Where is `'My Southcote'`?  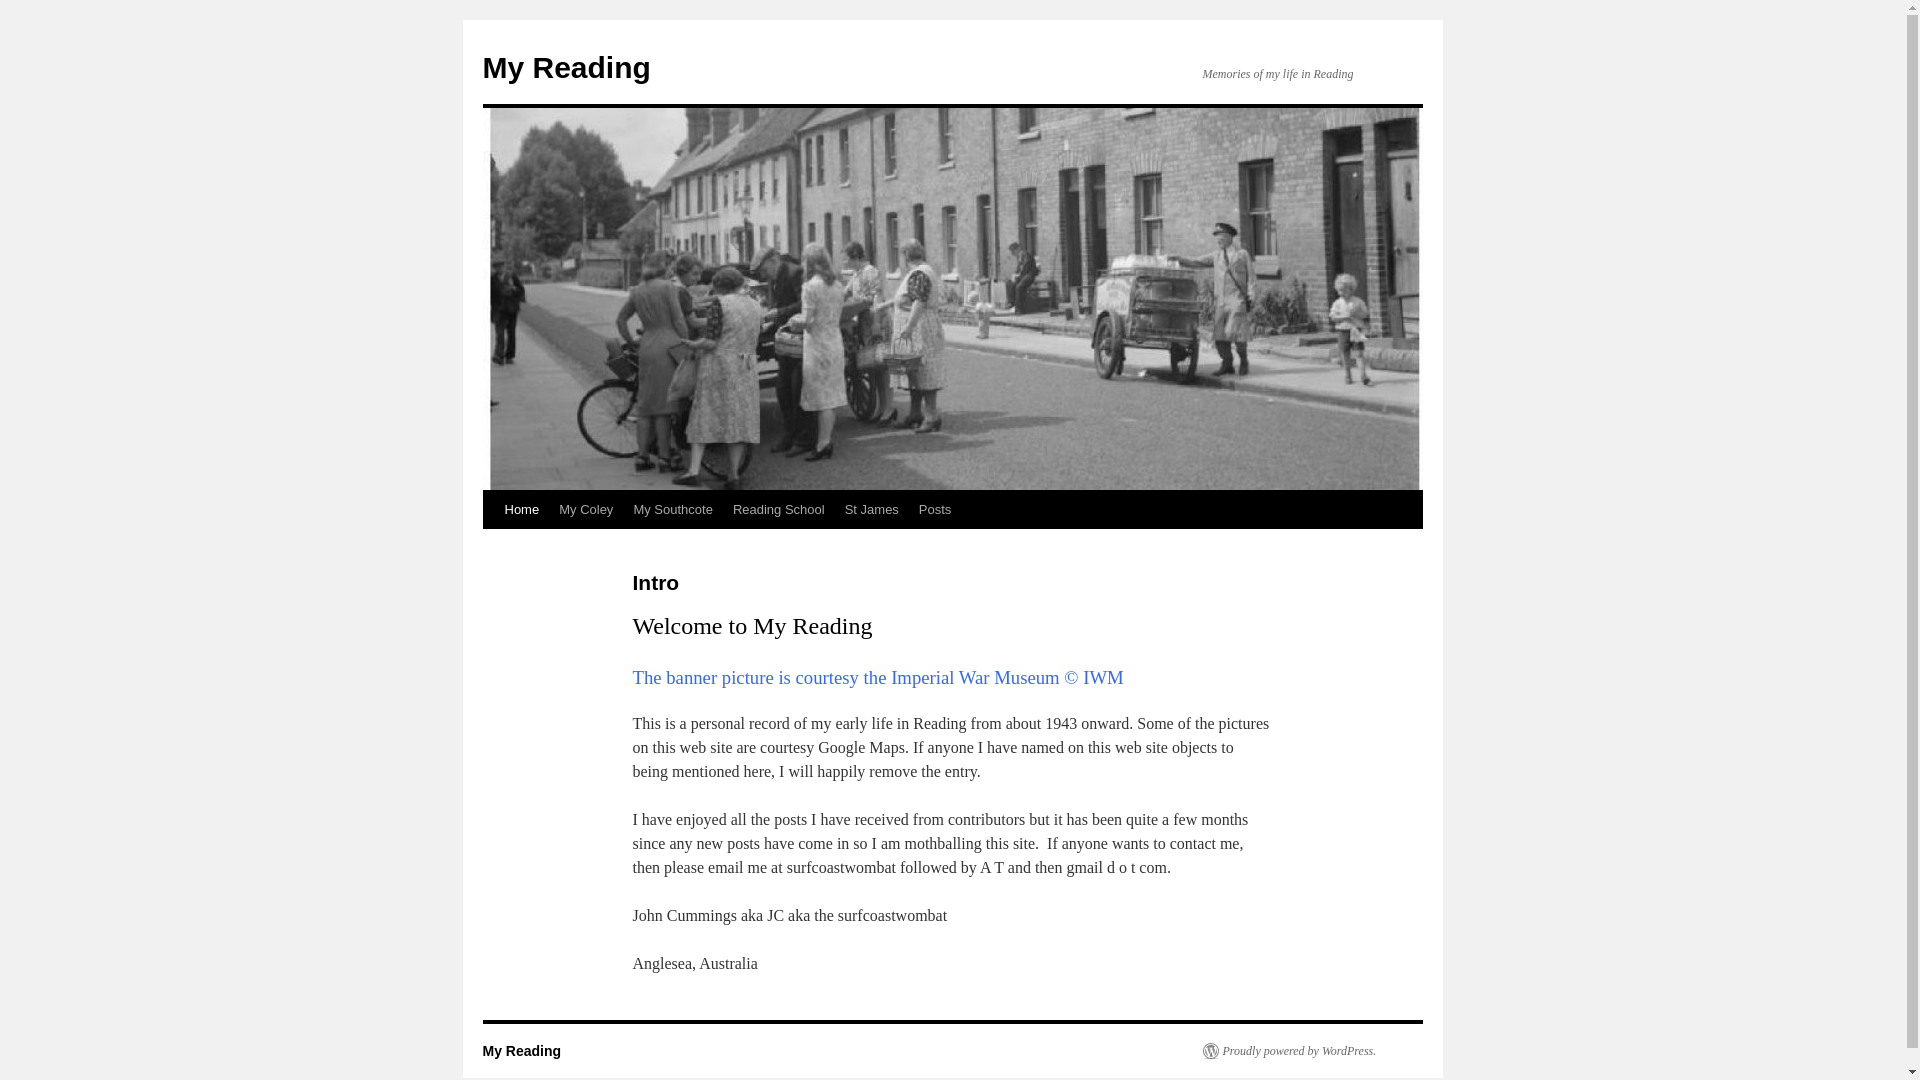 'My Southcote' is located at coordinates (672, 508).